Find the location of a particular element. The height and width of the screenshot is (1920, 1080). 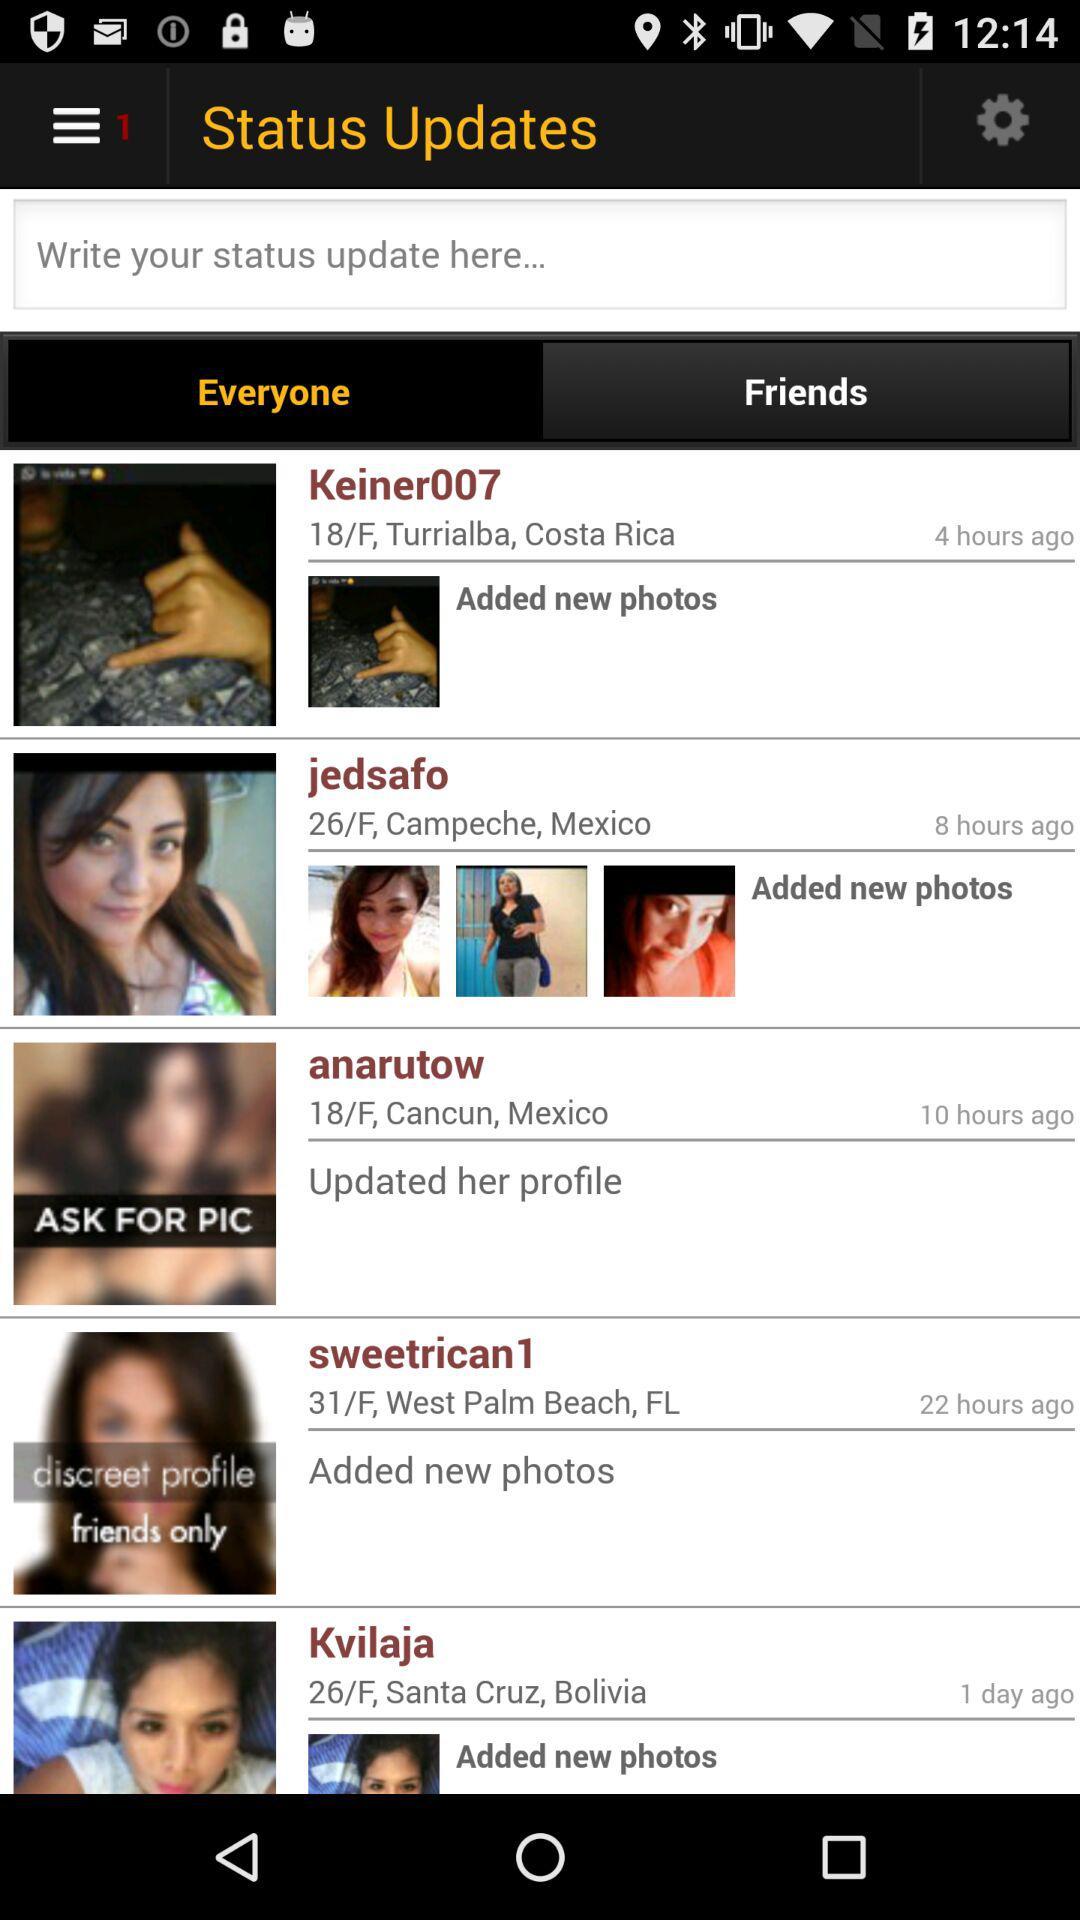

the friends item is located at coordinates (804, 390).